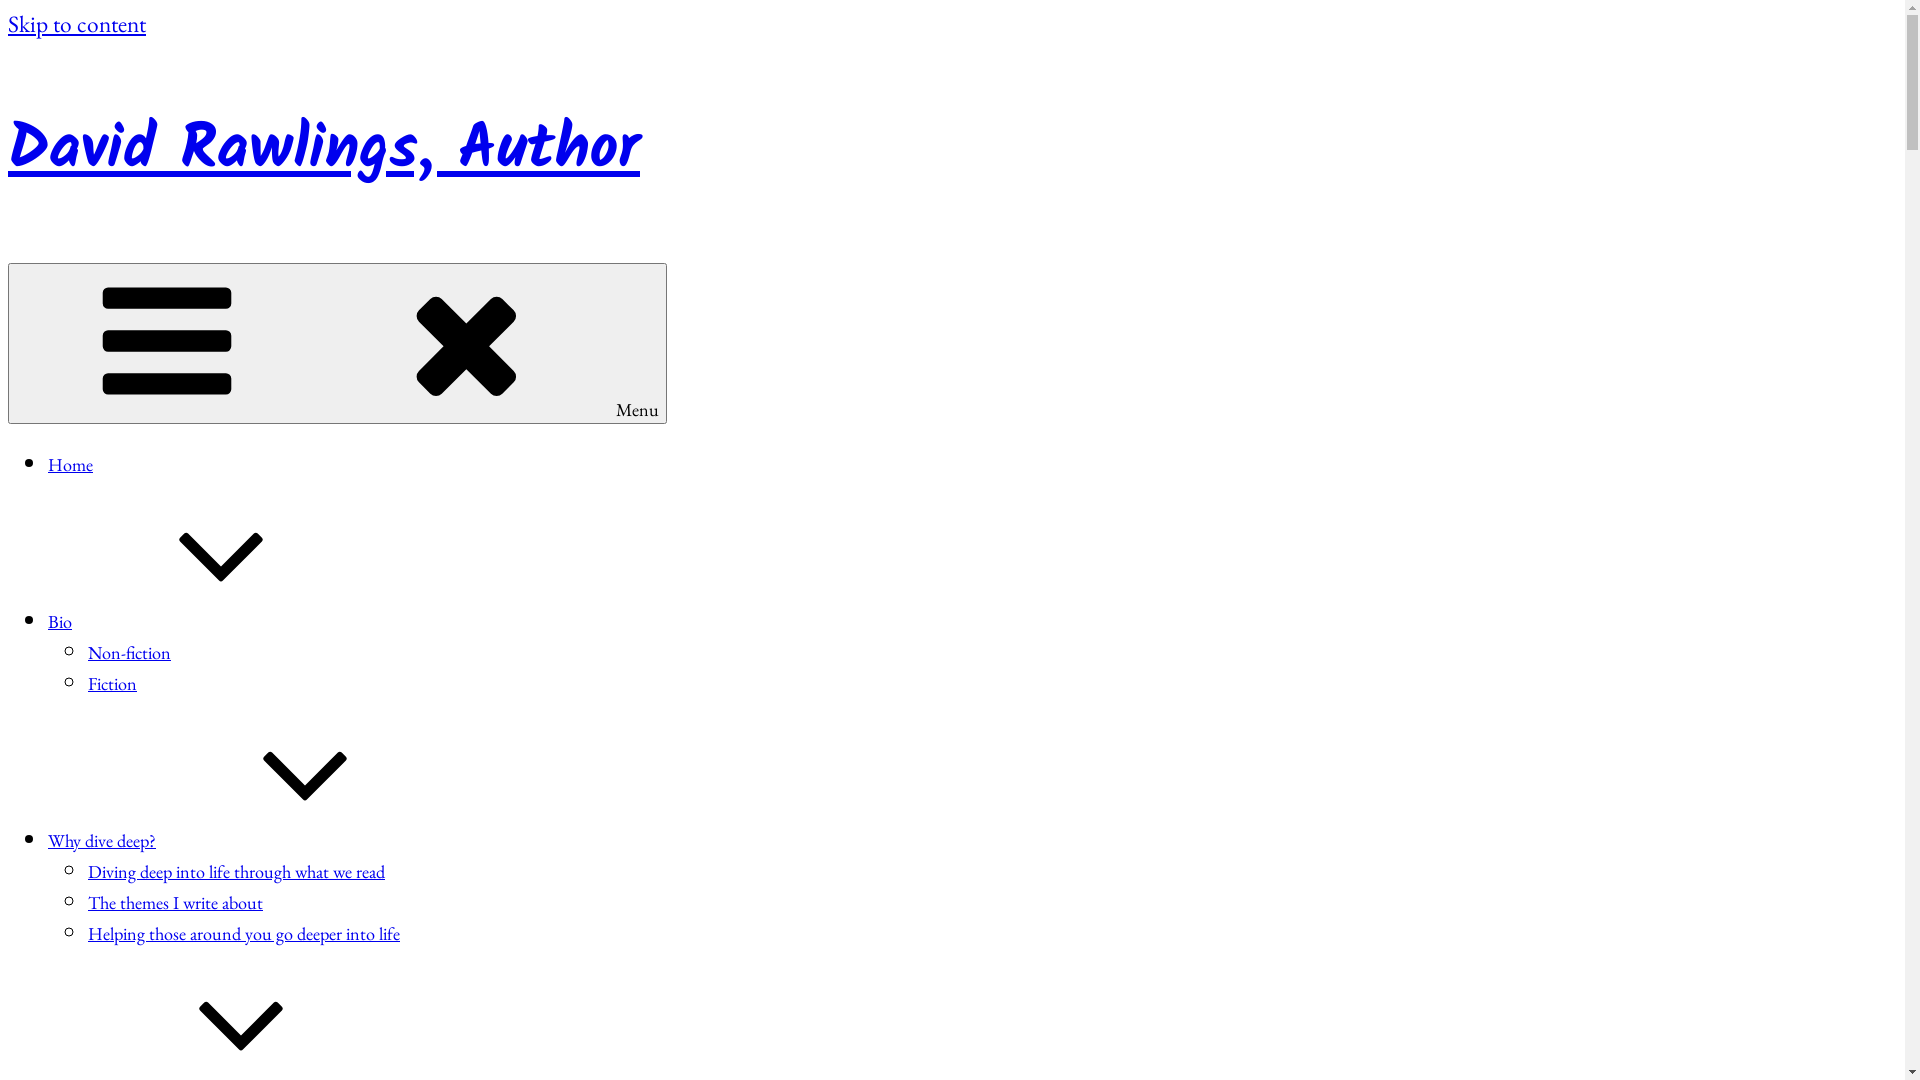  Describe the element at coordinates (76, 23) in the screenshot. I see `'Skip to content'` at that location.